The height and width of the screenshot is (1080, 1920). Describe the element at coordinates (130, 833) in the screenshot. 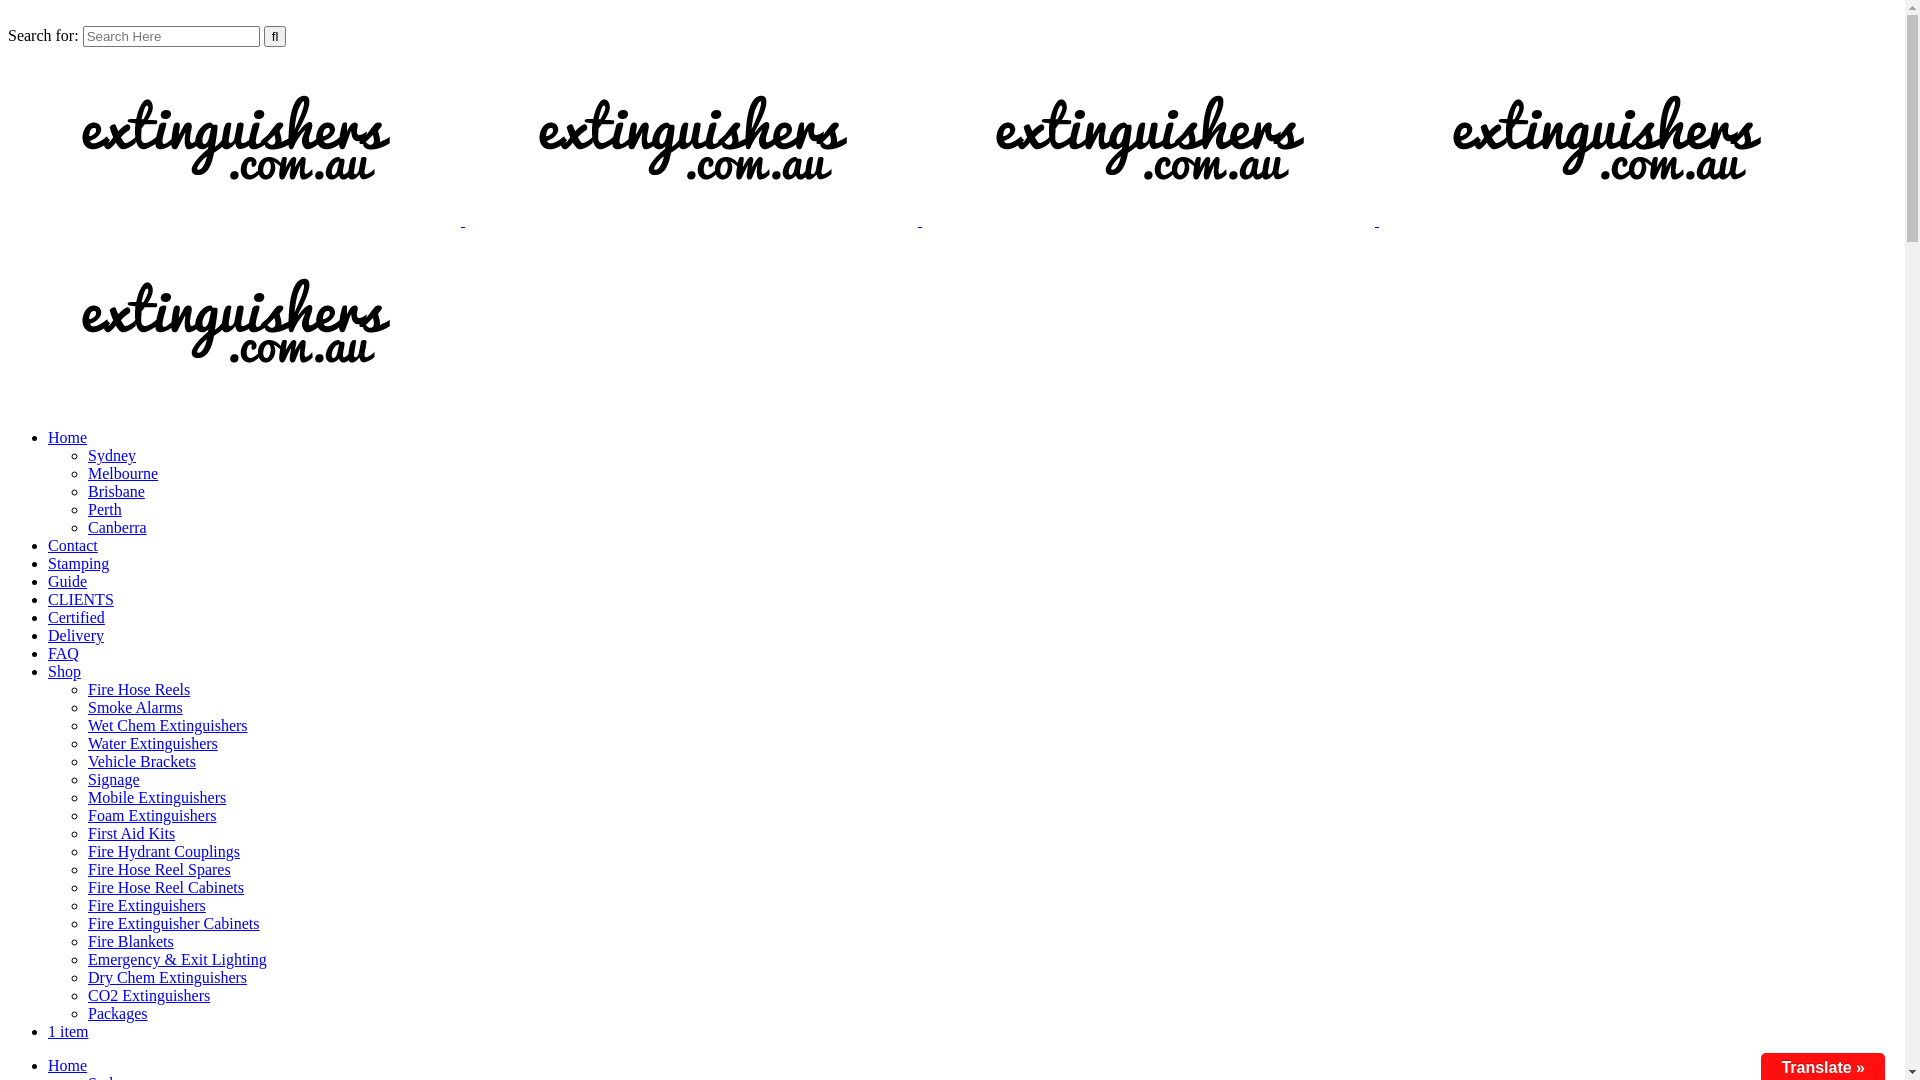

I see `'First Aid Kits'` at that location.